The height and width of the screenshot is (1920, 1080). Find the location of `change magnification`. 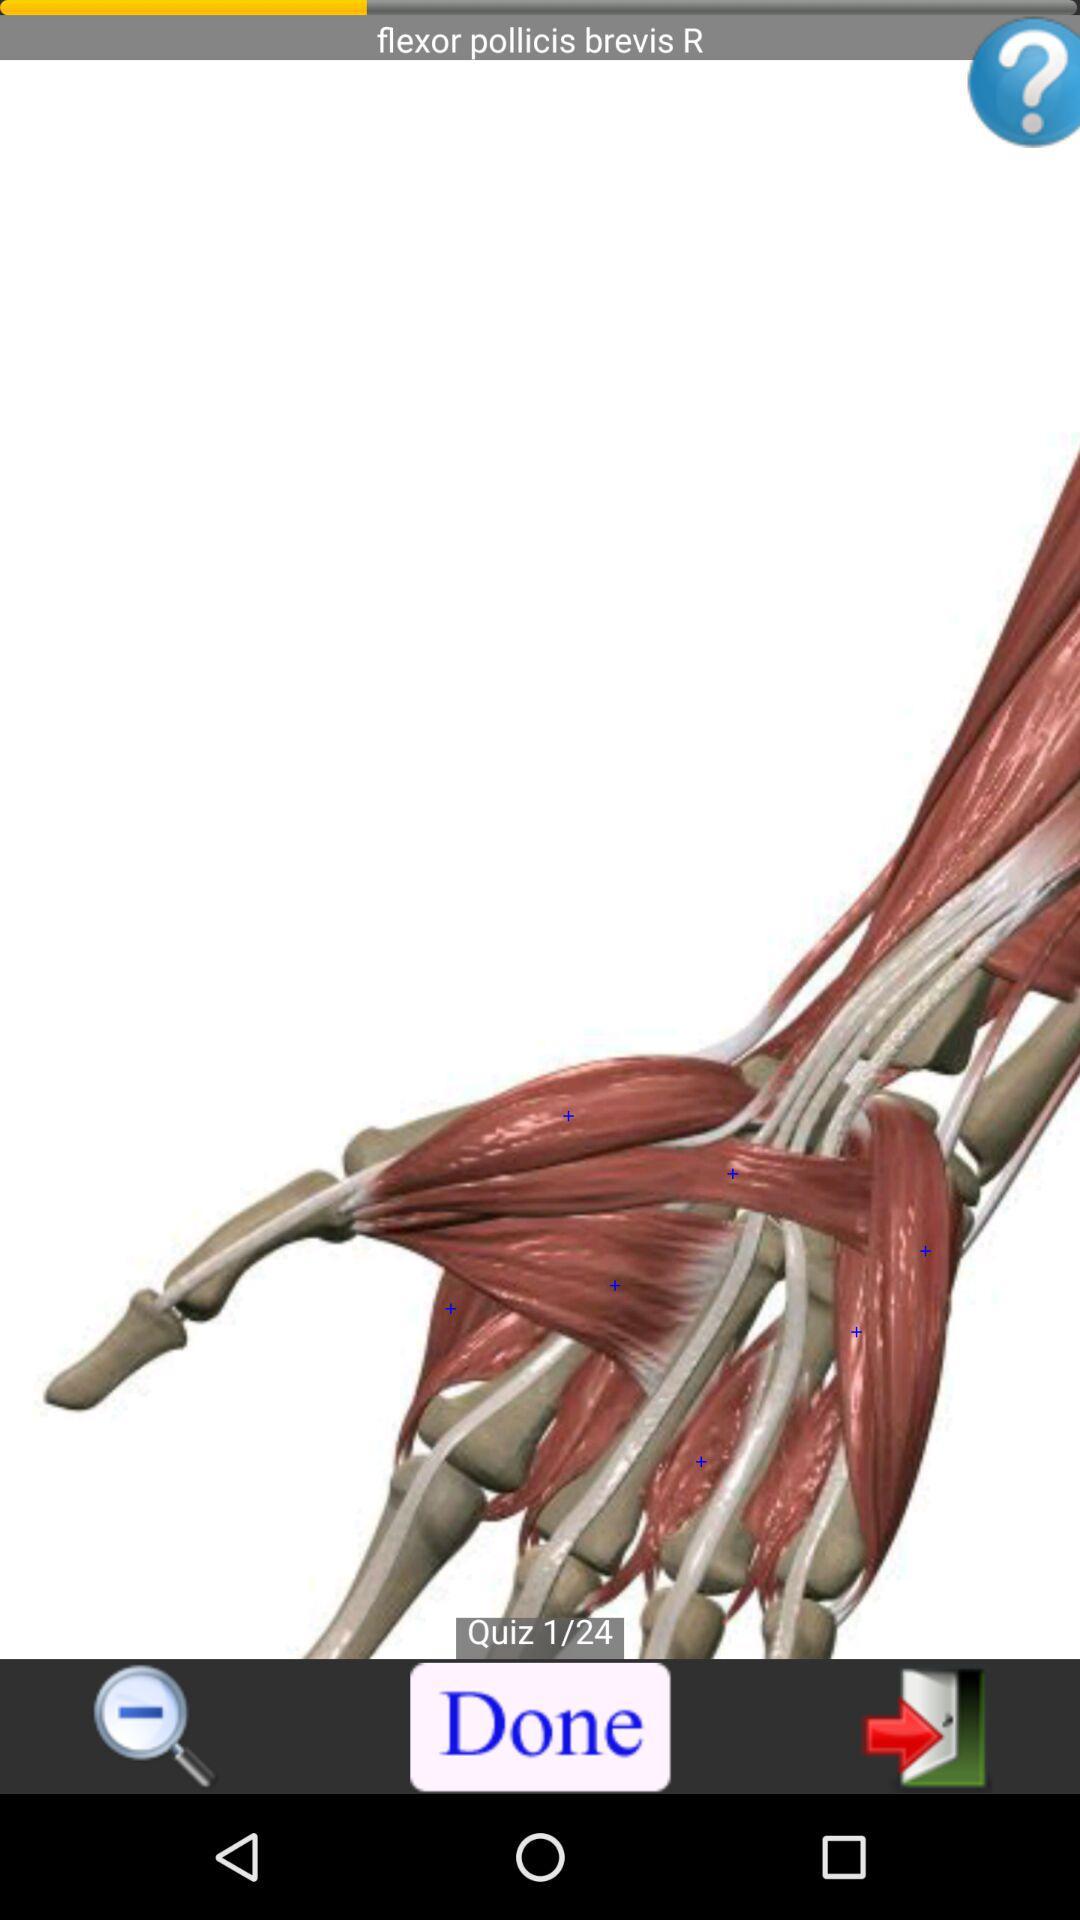

change magnification is located at coordinates (156, 1727).